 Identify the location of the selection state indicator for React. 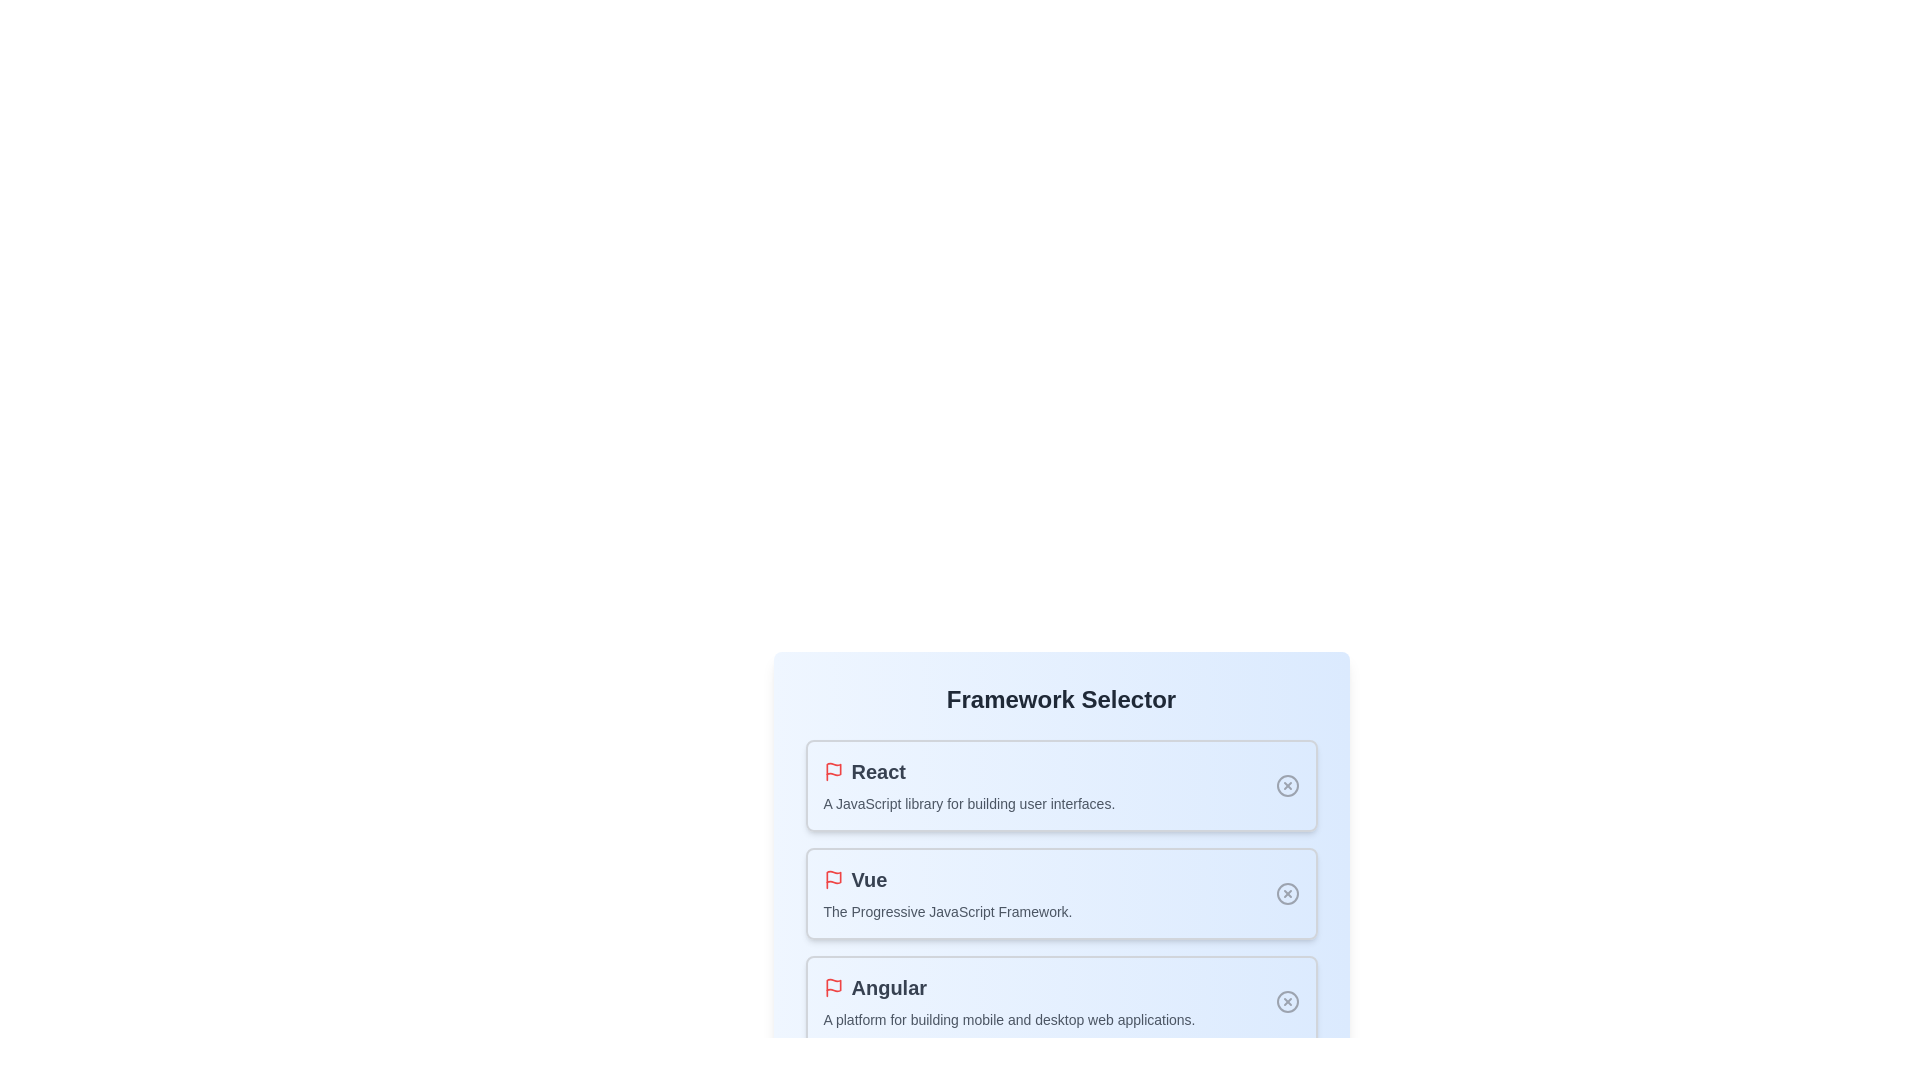
(1287, 785).